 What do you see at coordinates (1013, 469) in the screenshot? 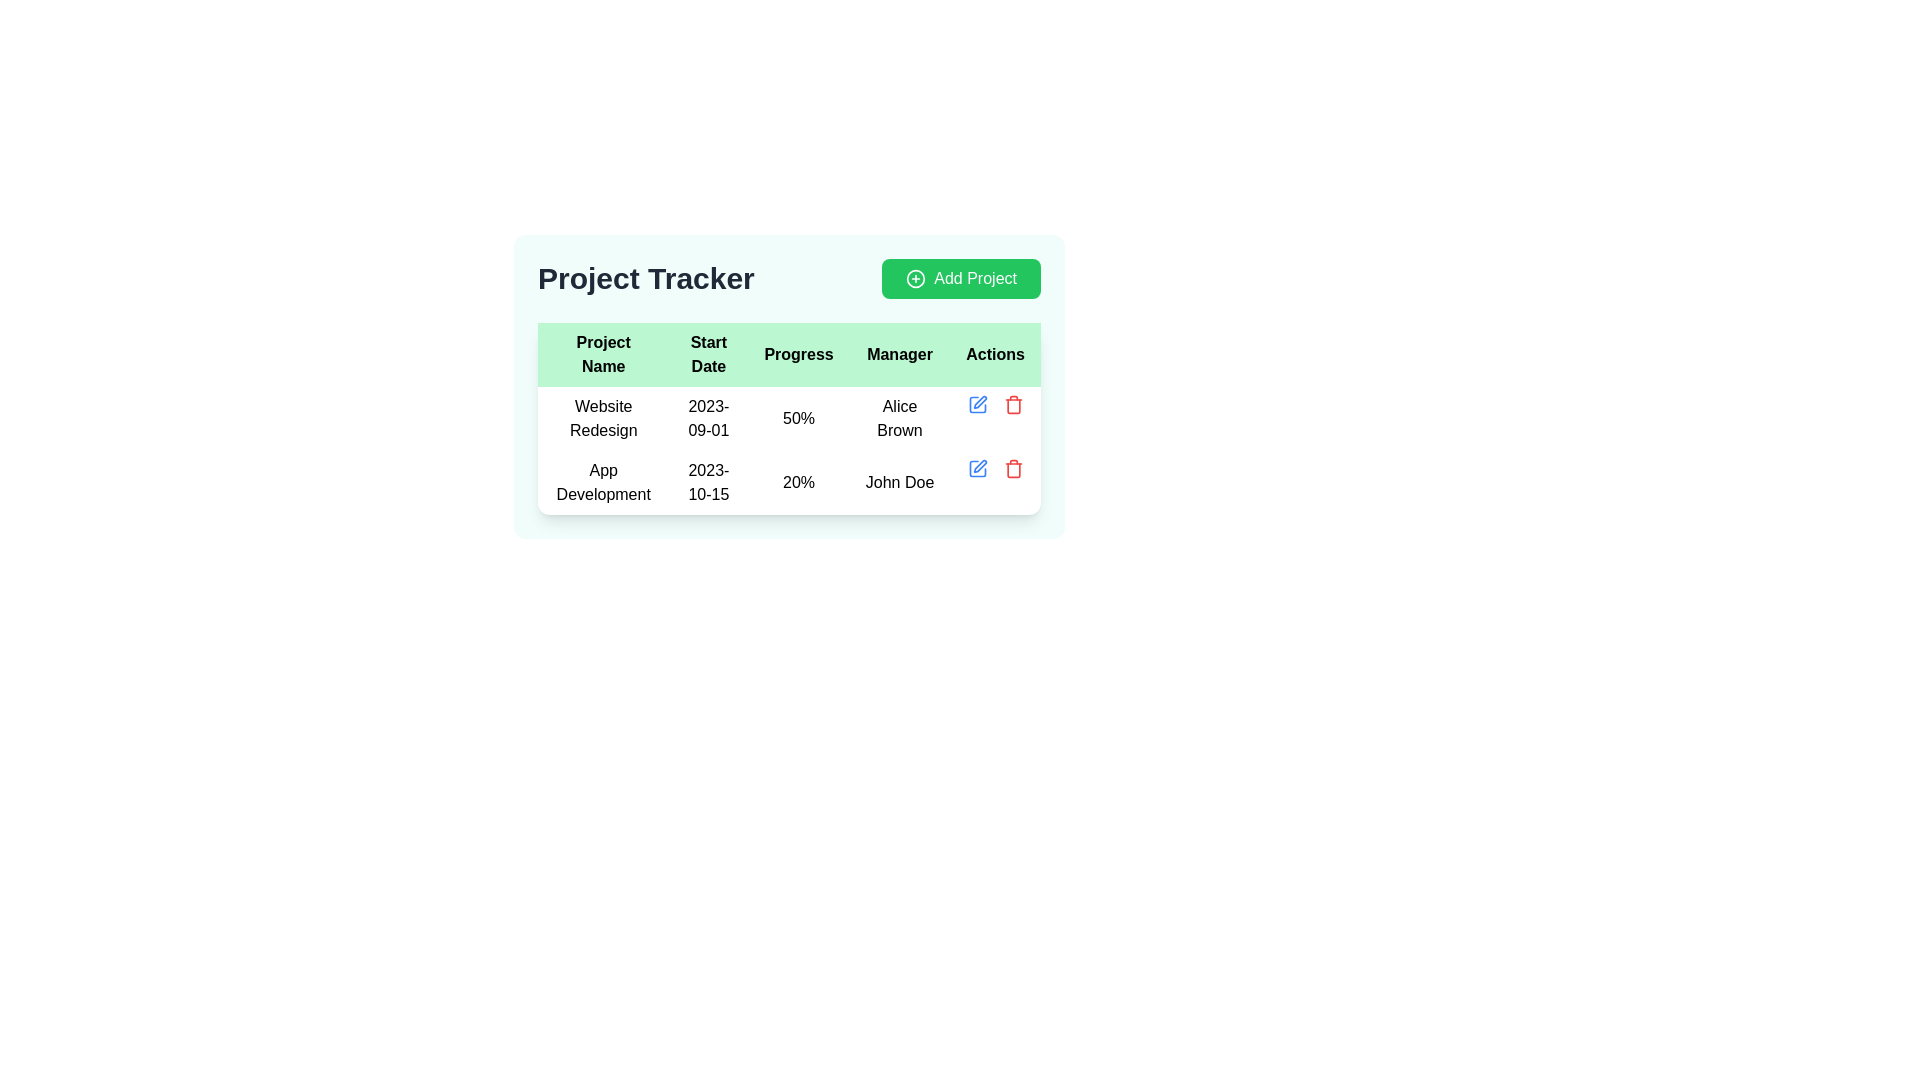
I see `the red outlined trash icon in the second row under the 'Actions' column to initiate the delete action` at bounding box center [1013, 469].